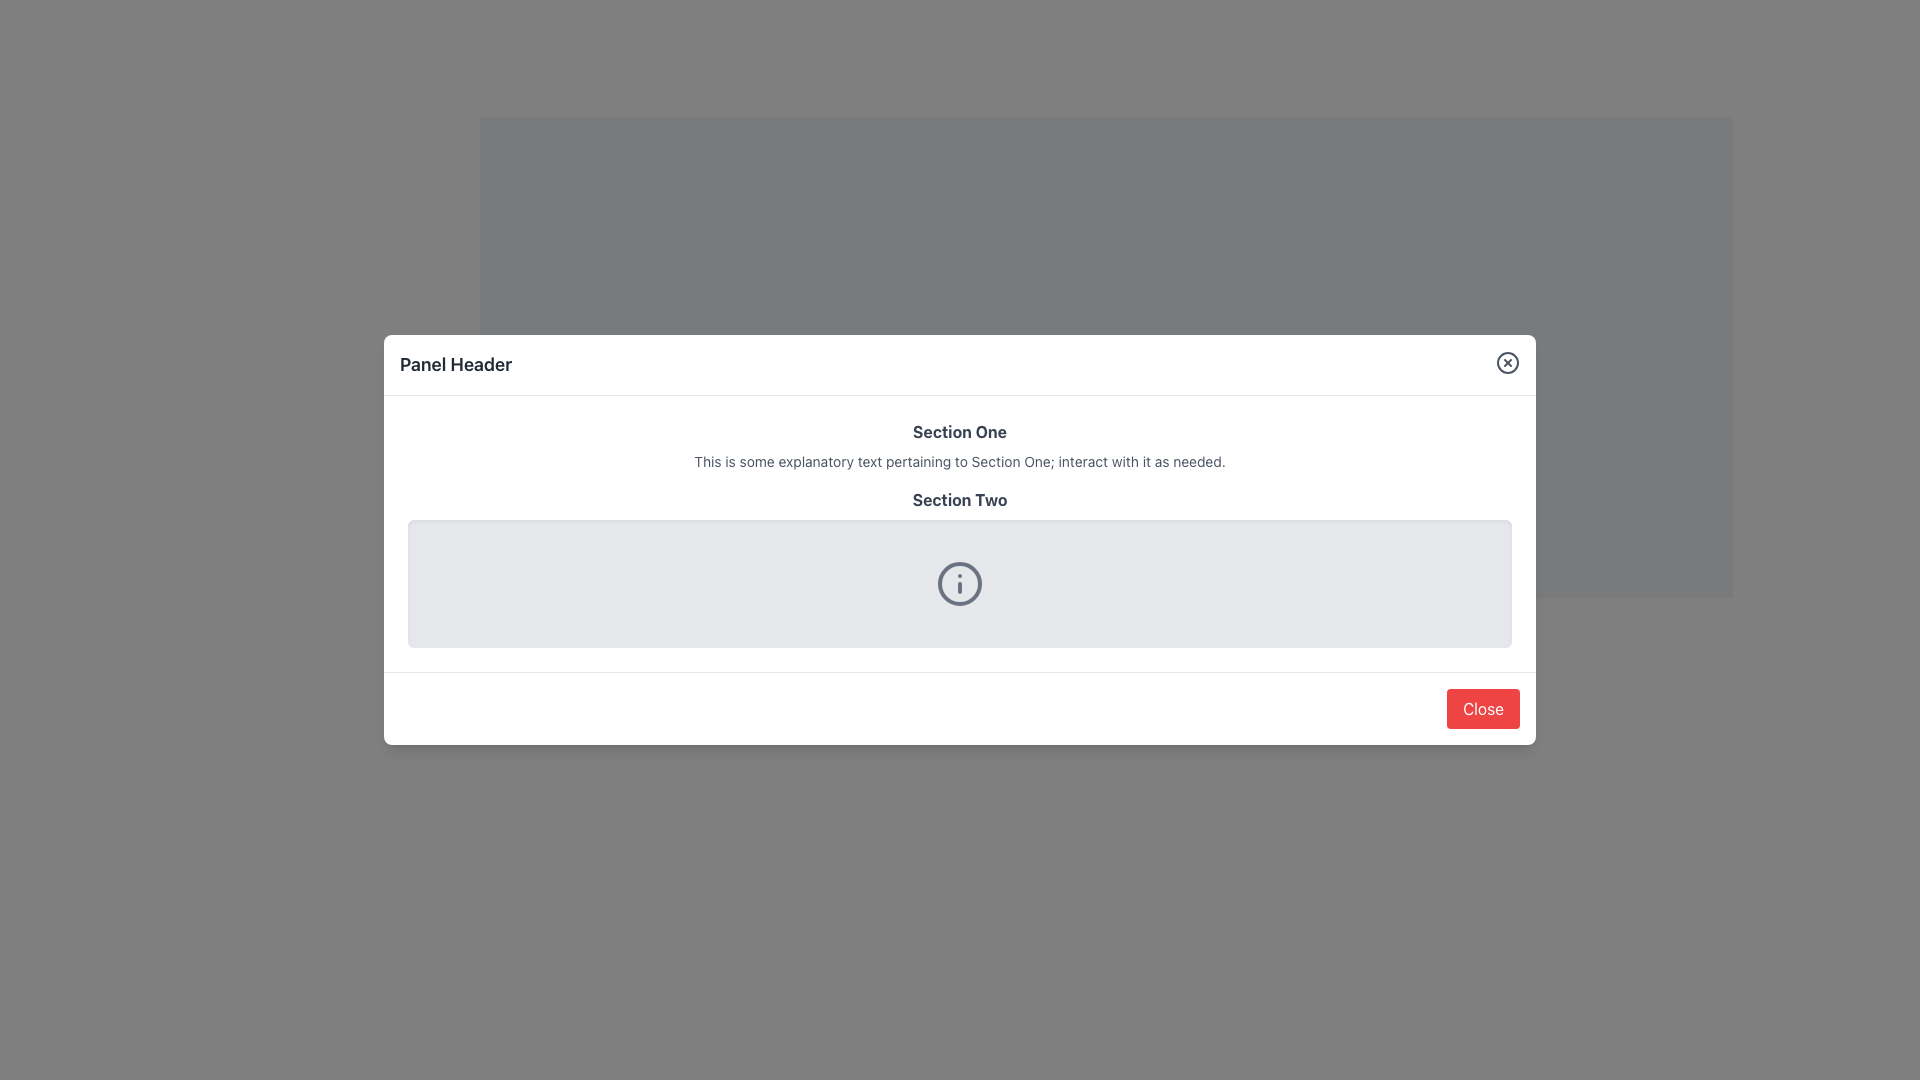 The image size is (1920, 1080). I want to click on the informational icon, which is a circular gray icon with the letter 'i' in the center, located under the heading 'Section Two', so click(960, 583).